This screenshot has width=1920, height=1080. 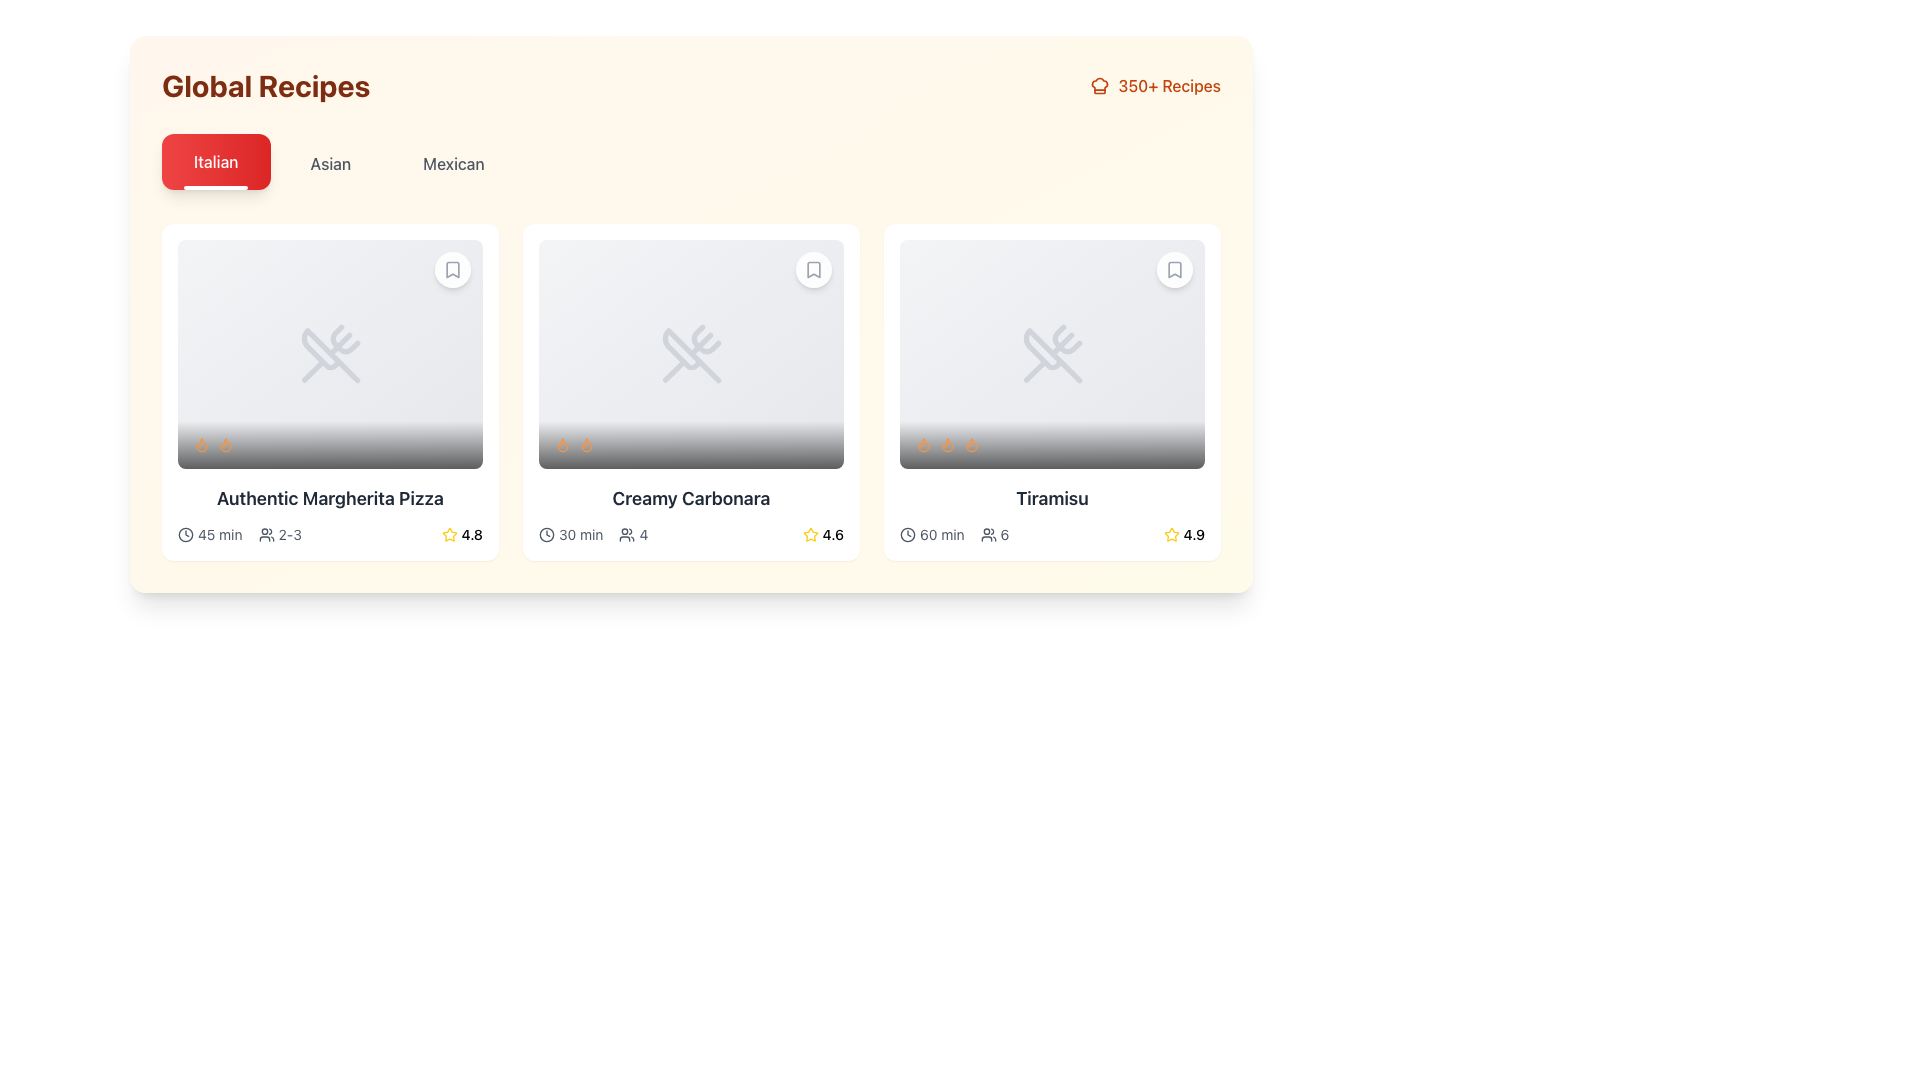 What do you see at coordinates (570, 533) in the screenshot?
I see `the estimated preparation or cooking time text located underneath the 'Creamy Carbonara' card in the middle column of the recipe cards` at bounding box center [570, 533].